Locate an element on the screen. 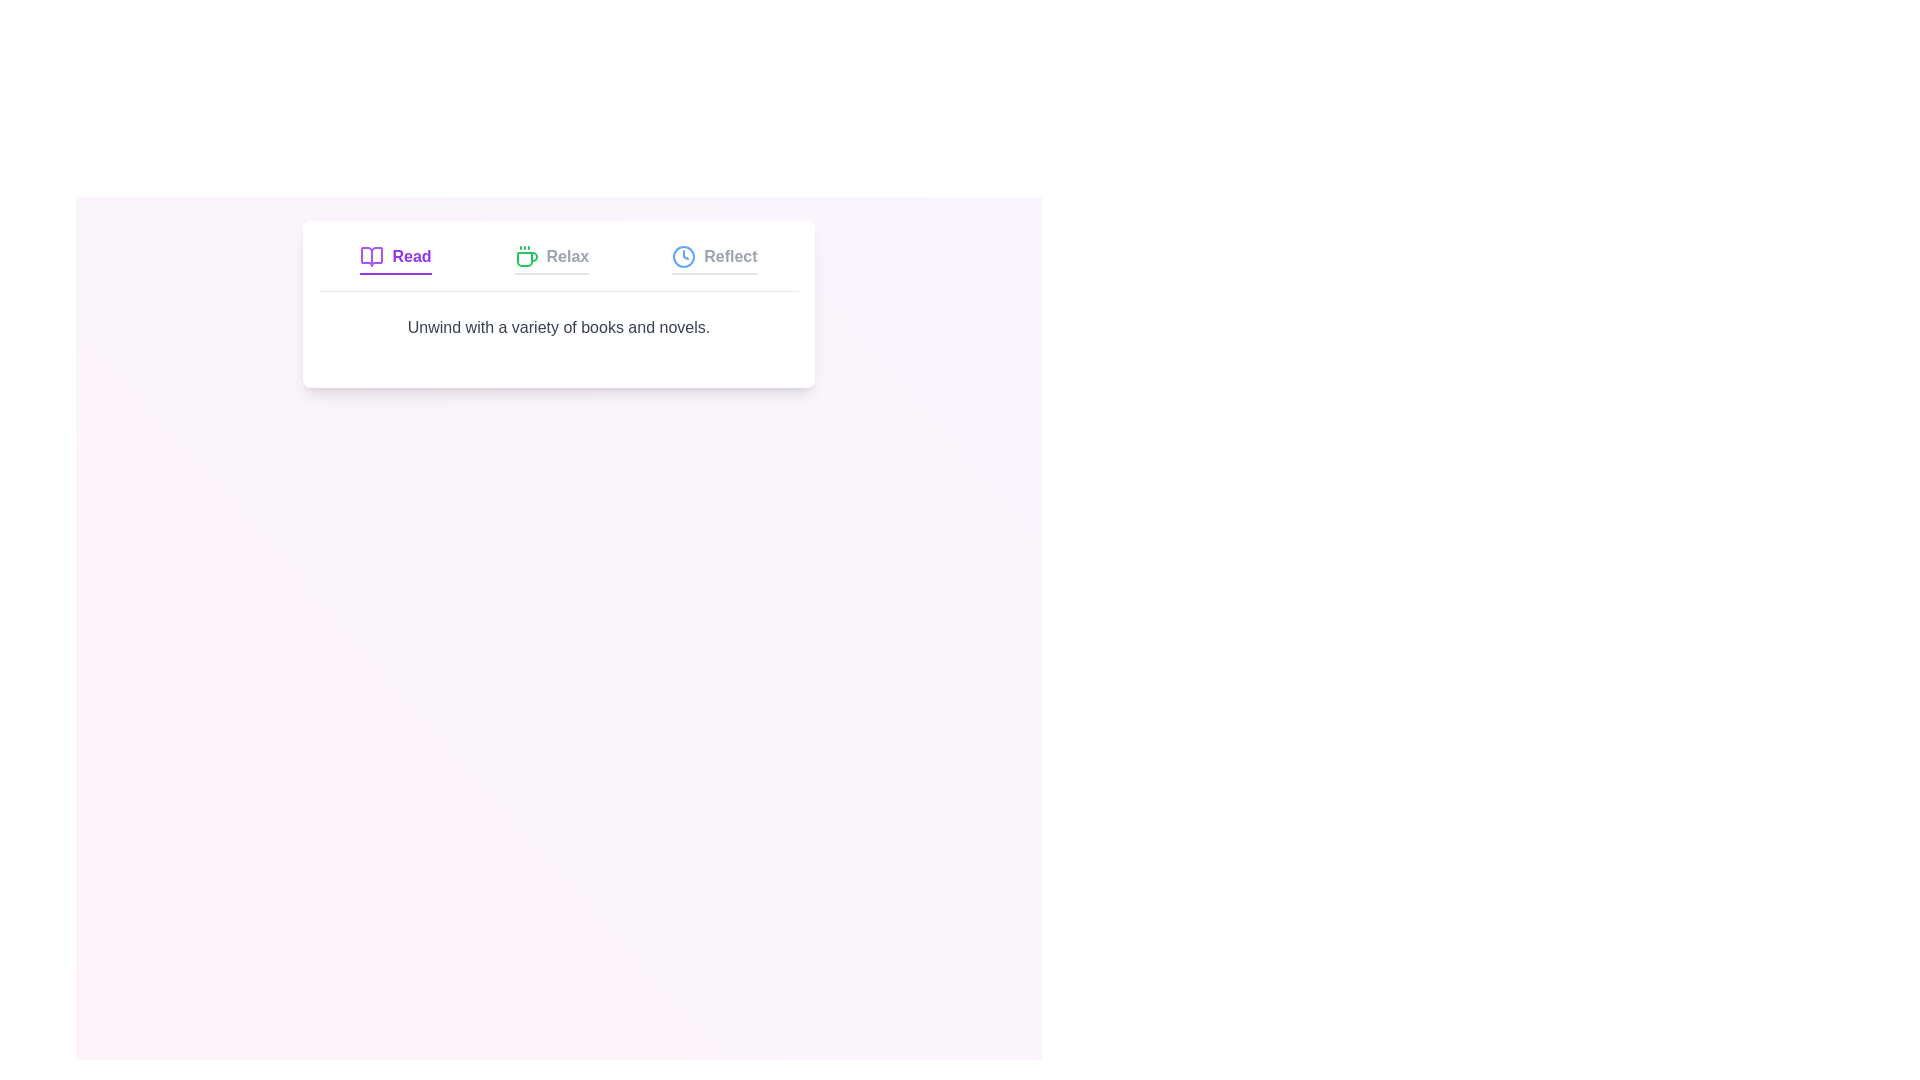  the Reflect tab to activate it is located at coordinates (715, 258).